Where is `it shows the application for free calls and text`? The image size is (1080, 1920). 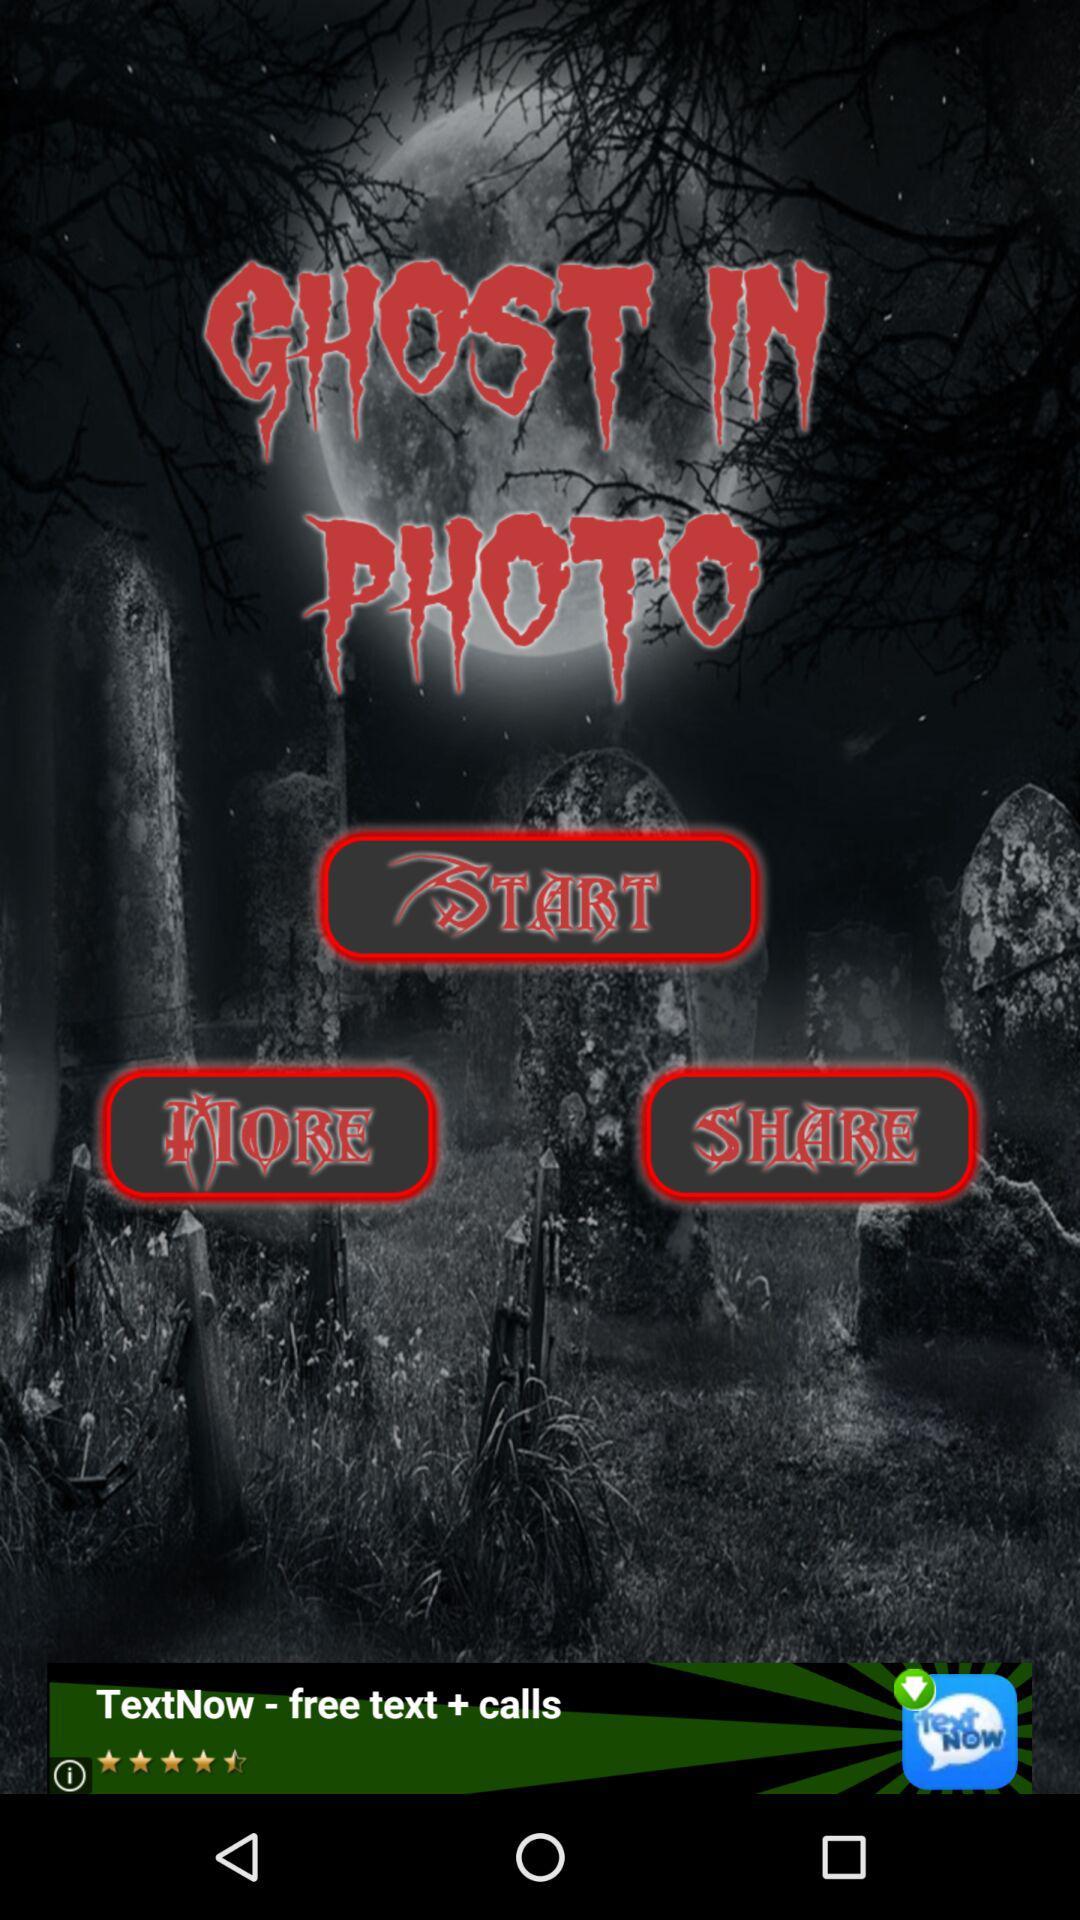
it shows the application for free calls and text is located at coordinates (538, 1727).